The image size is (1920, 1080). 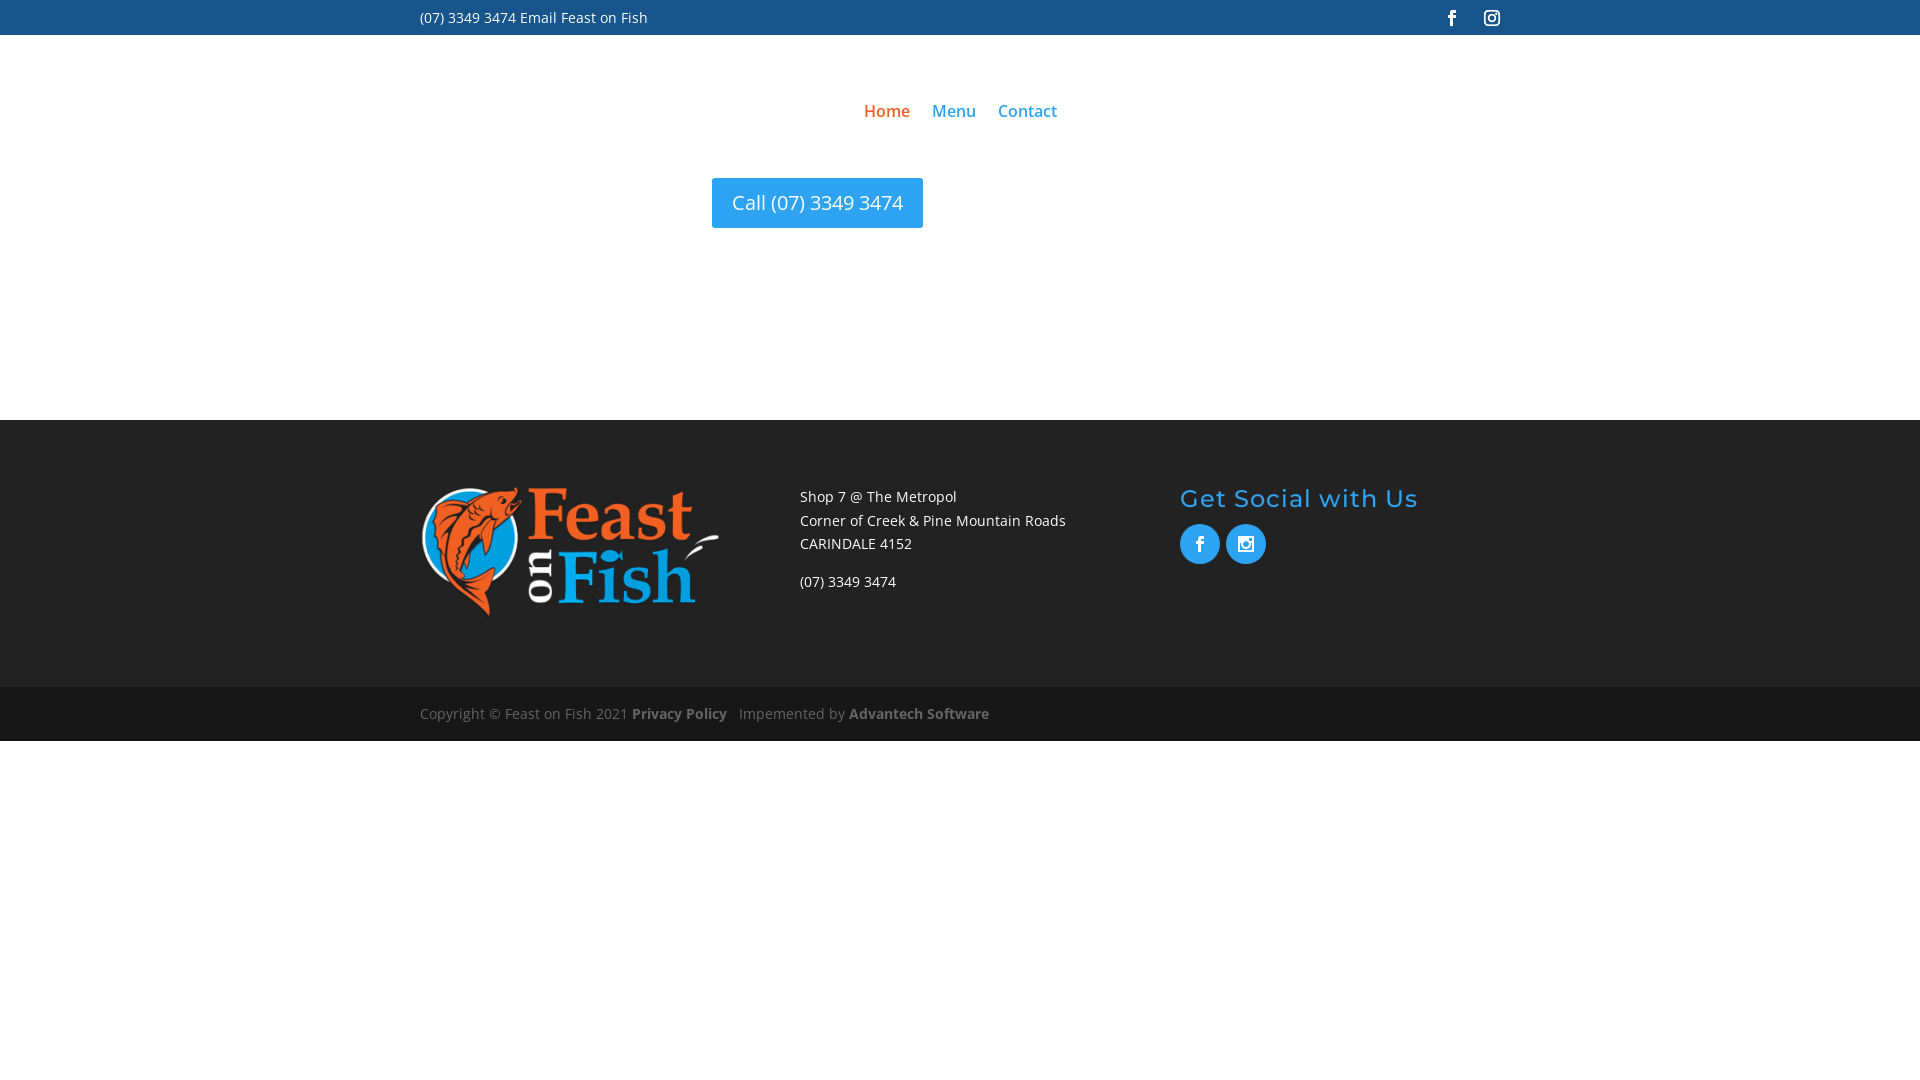 What do you see at coordinates (710, 203) in the screenshot?
I see `'Call (07) 3349 3474'` at bounding box center [710, 203].